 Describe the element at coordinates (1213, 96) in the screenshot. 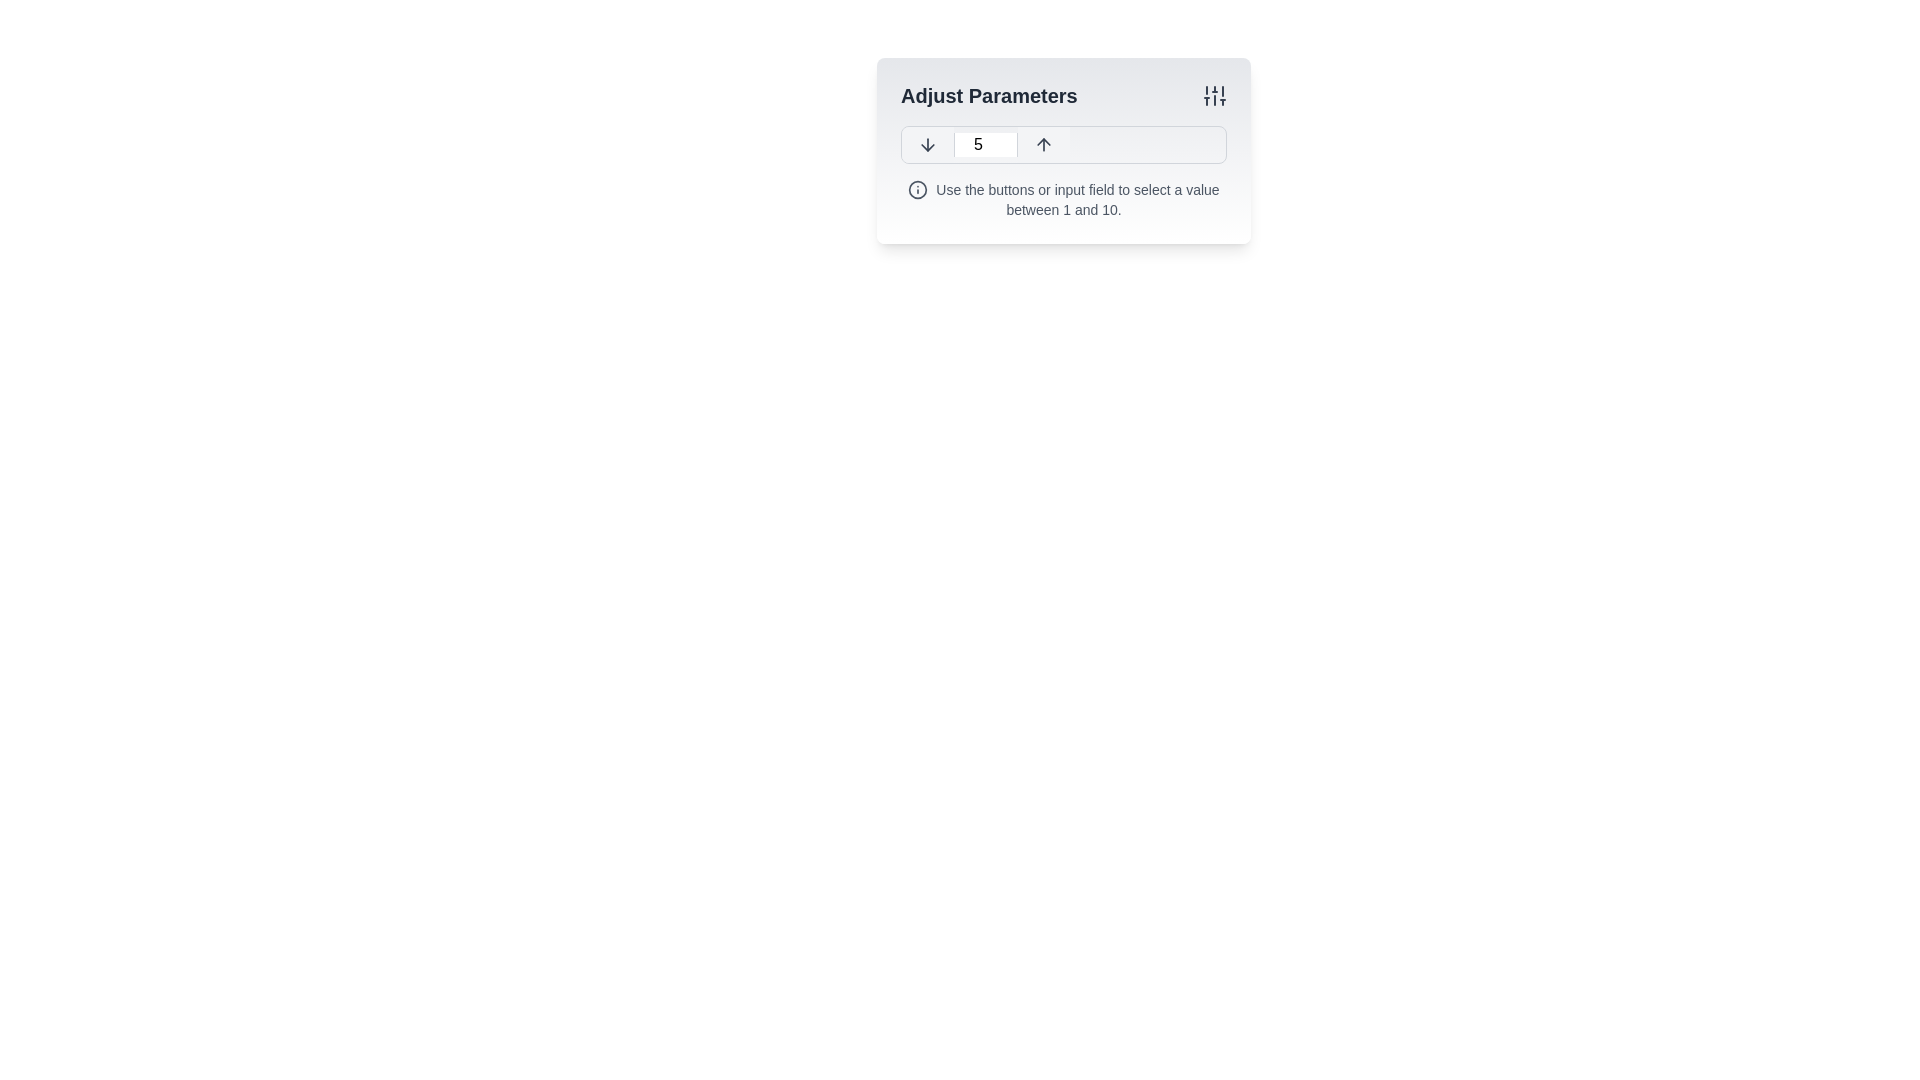

I see `the vertical sliders icon located in the top-right corner of the 'Adjust Parameters' section, adjacent to the text heading 'Adjust Parameters'` at that location.